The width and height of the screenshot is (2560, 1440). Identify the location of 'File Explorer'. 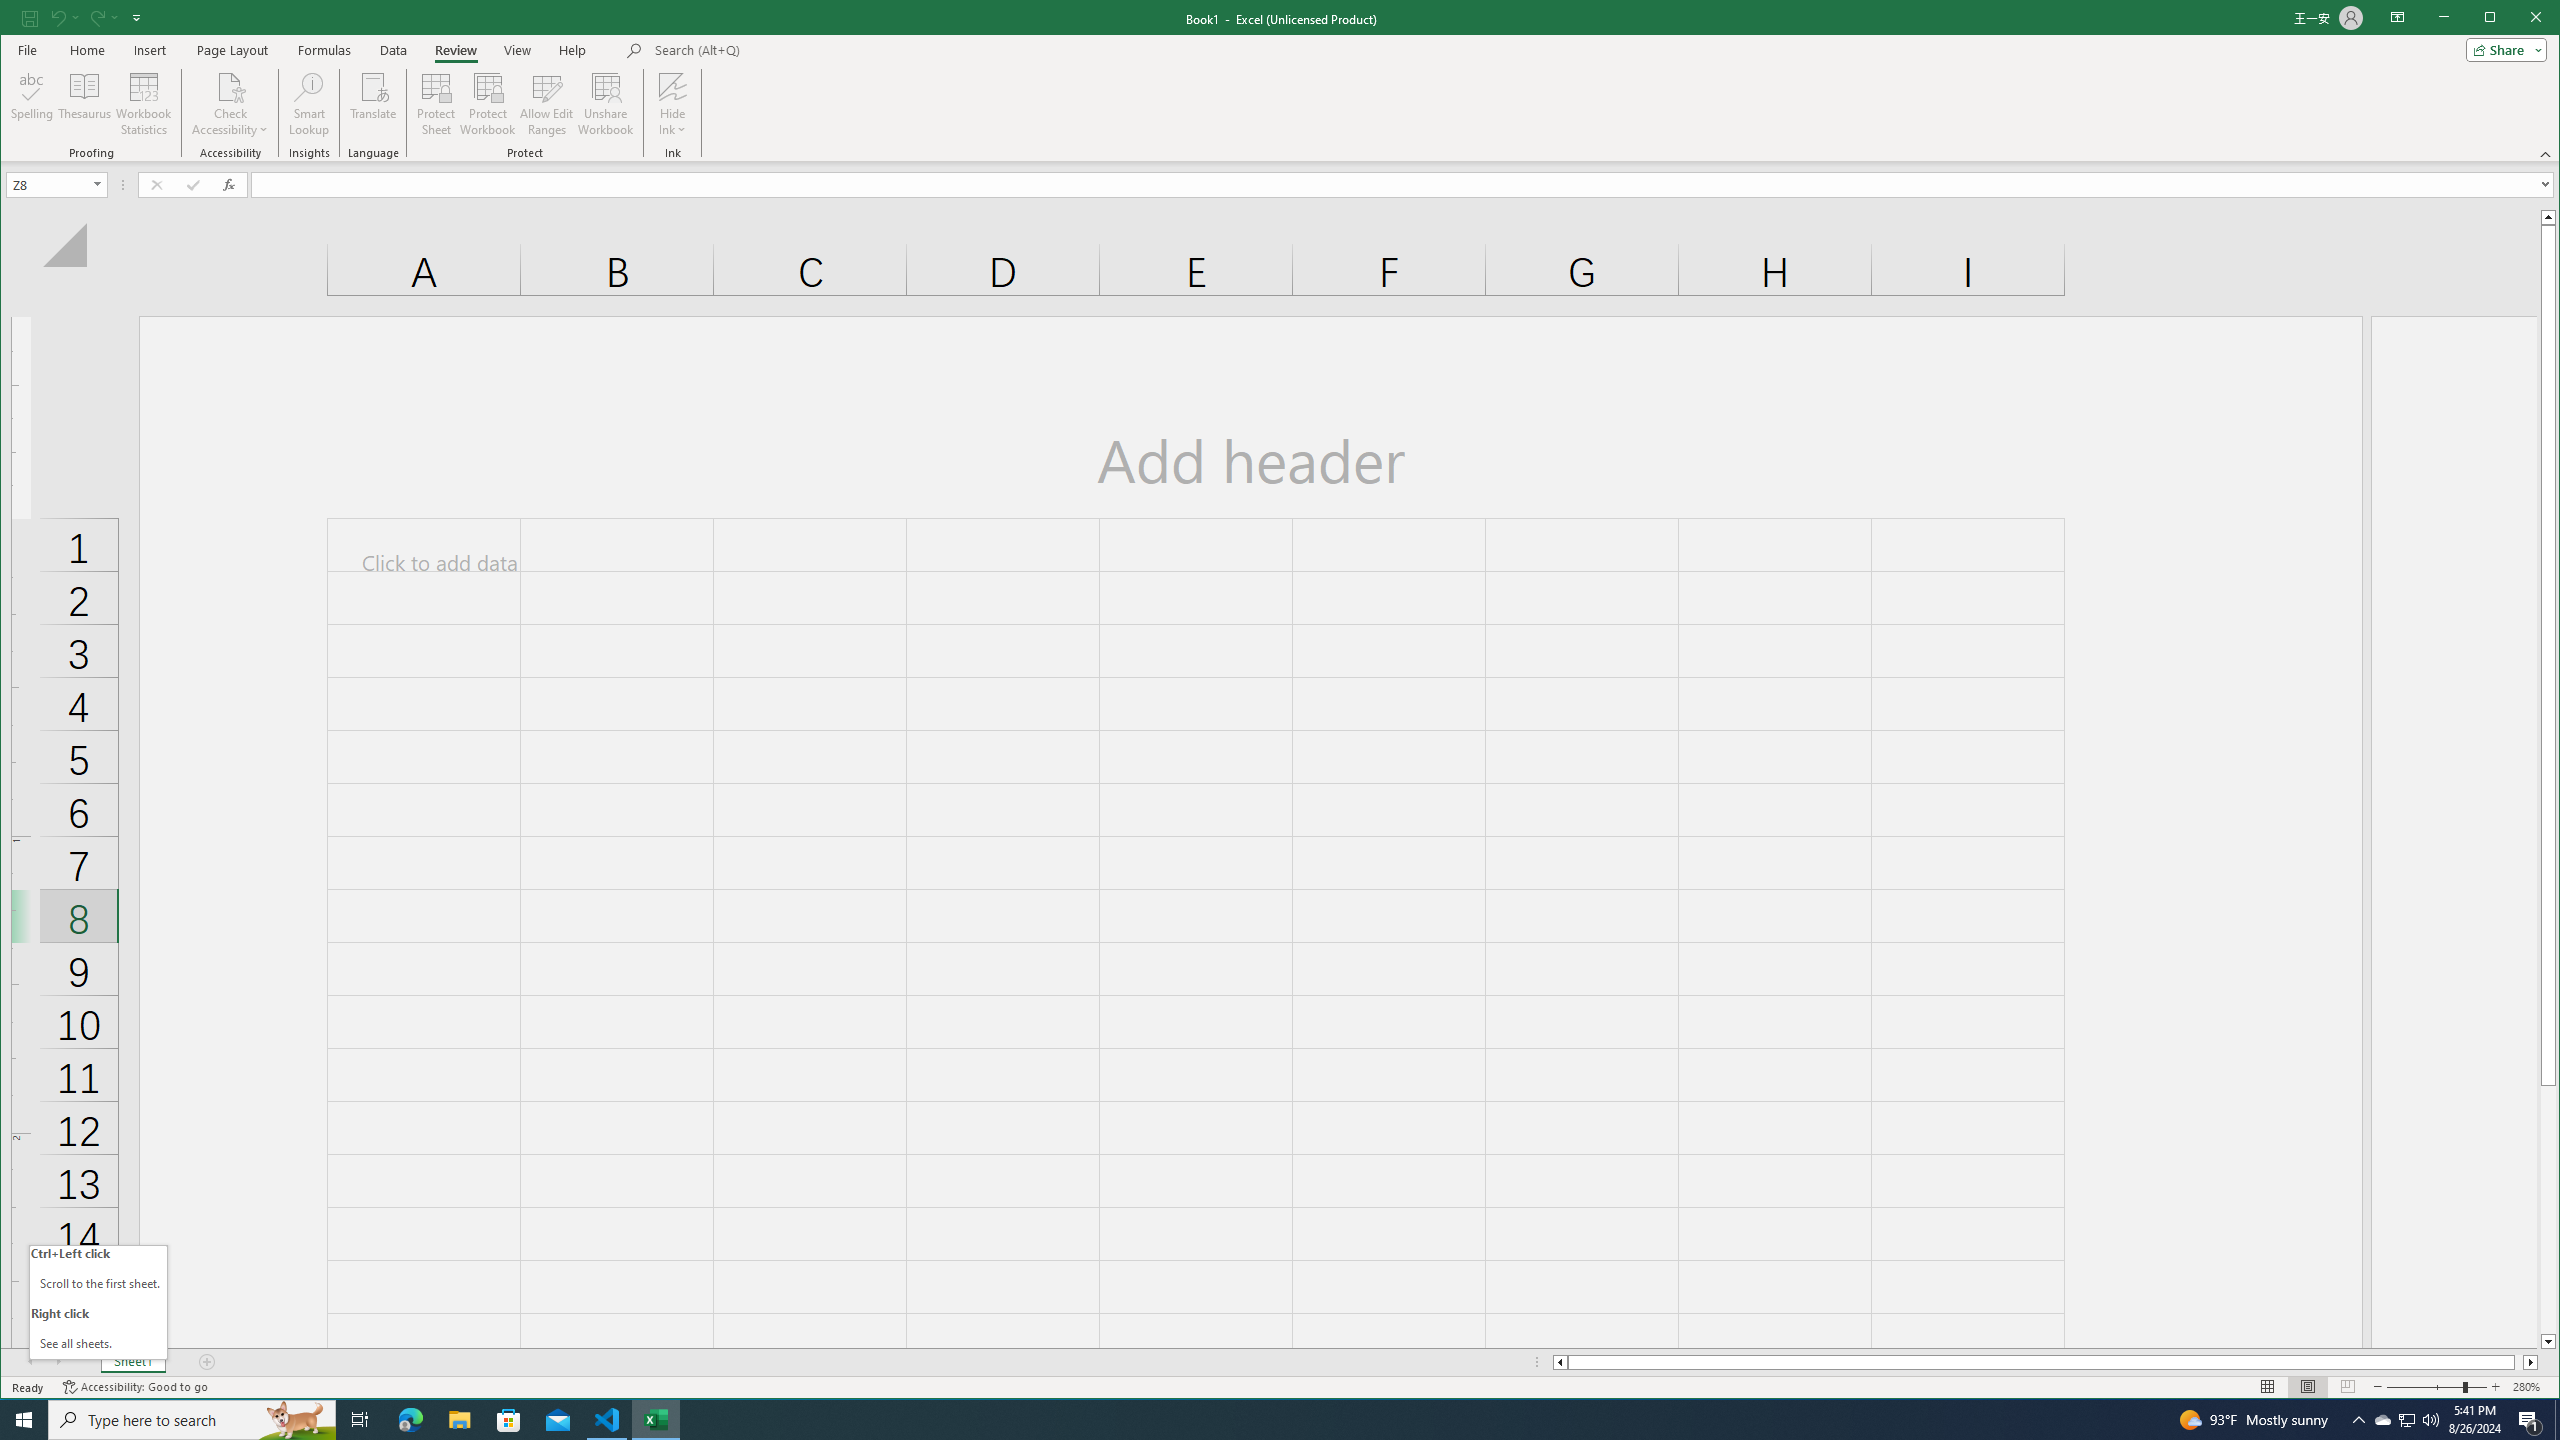
(458, 1418).